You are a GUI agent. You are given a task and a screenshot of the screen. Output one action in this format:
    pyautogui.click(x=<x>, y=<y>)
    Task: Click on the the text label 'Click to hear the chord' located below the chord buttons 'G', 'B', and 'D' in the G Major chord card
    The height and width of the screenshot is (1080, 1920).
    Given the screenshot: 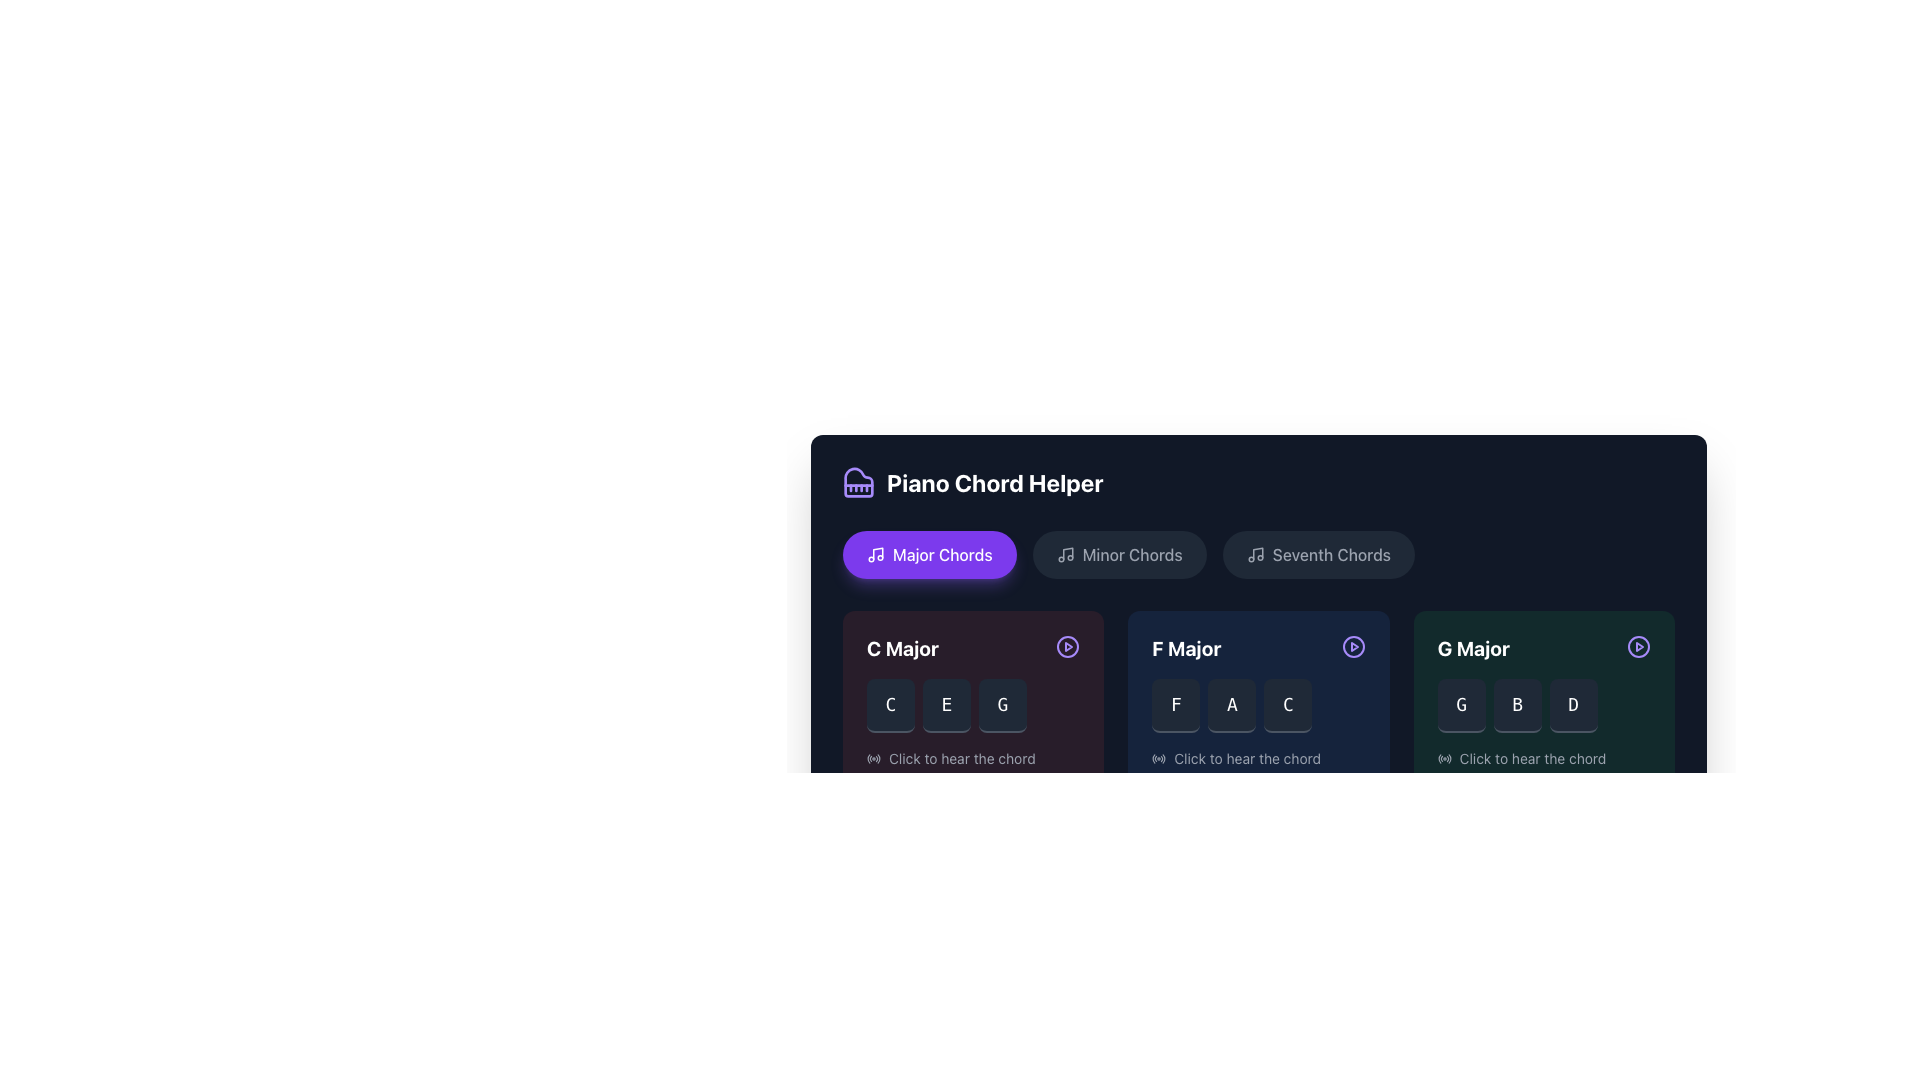 What is the action you would take?
    pyautogui.click(x=1531, y=759)
    